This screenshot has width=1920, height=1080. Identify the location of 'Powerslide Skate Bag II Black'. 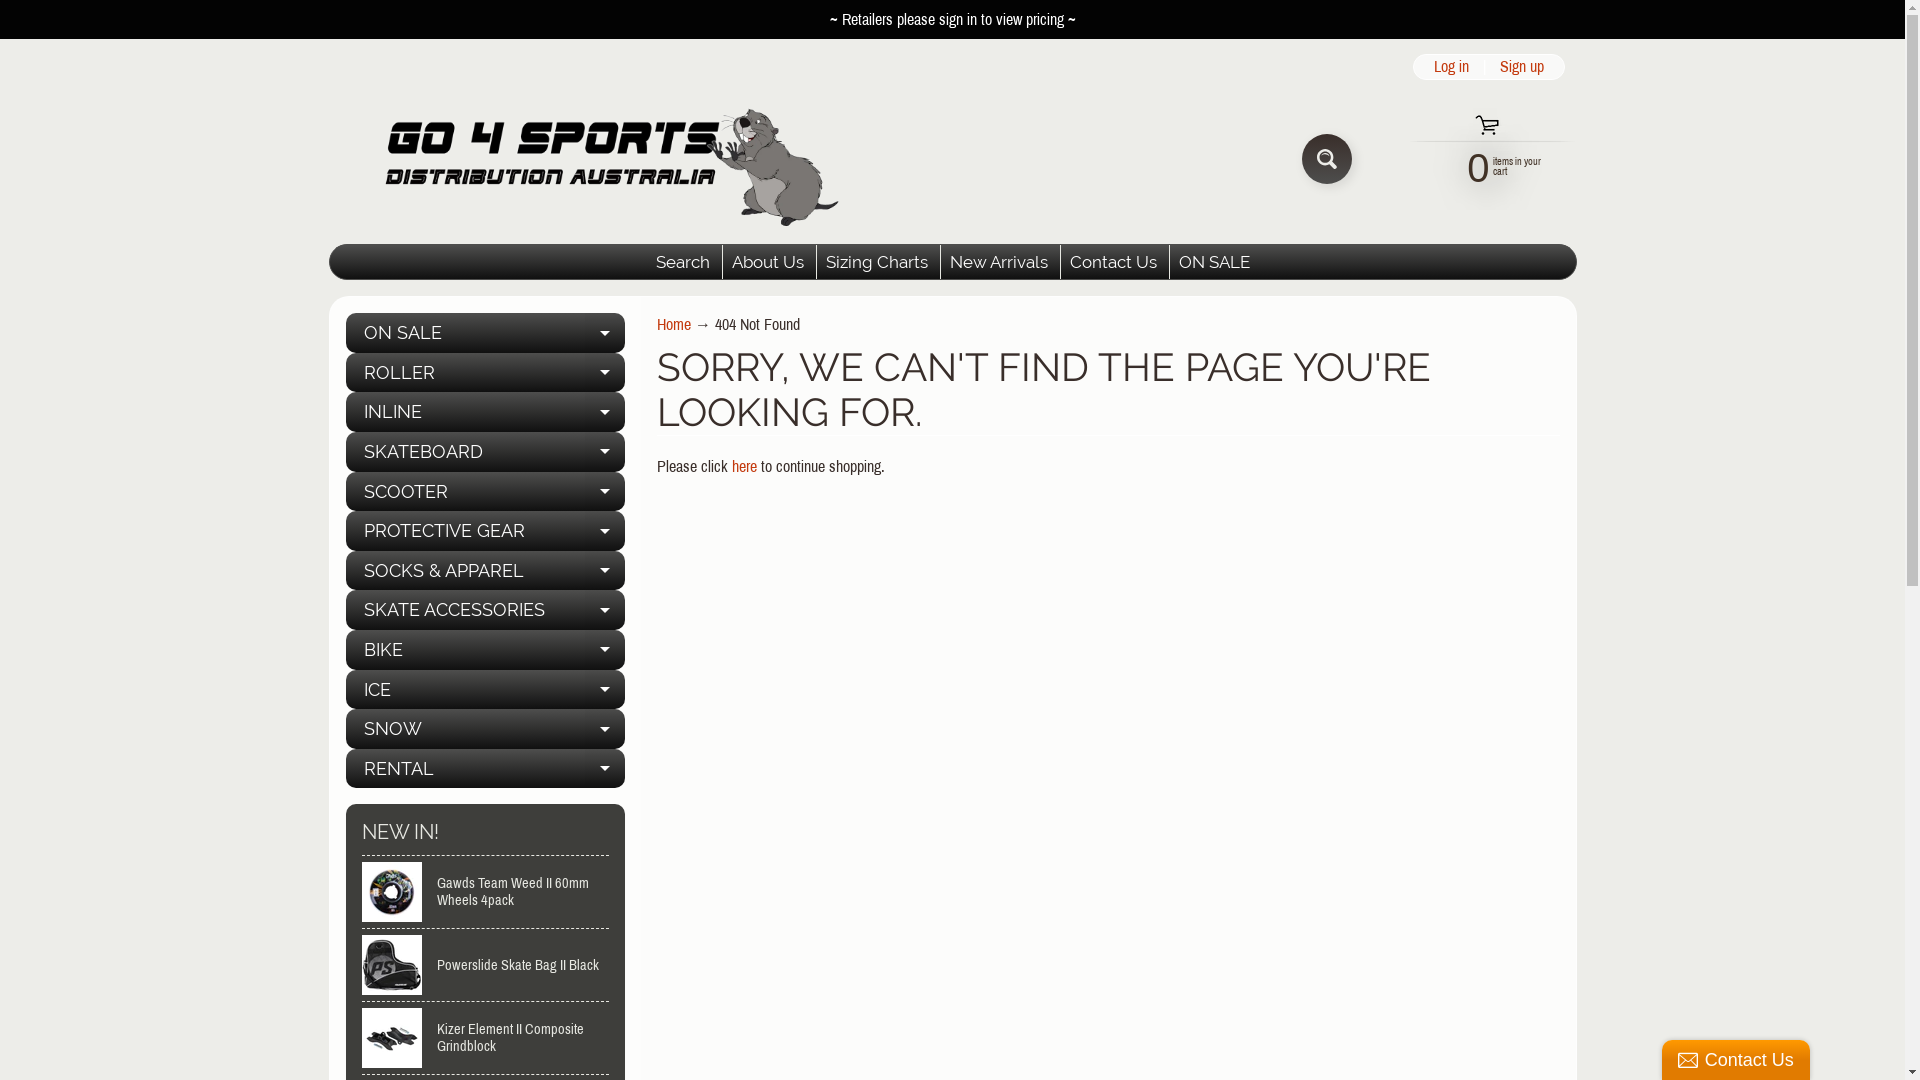
(485, 963).